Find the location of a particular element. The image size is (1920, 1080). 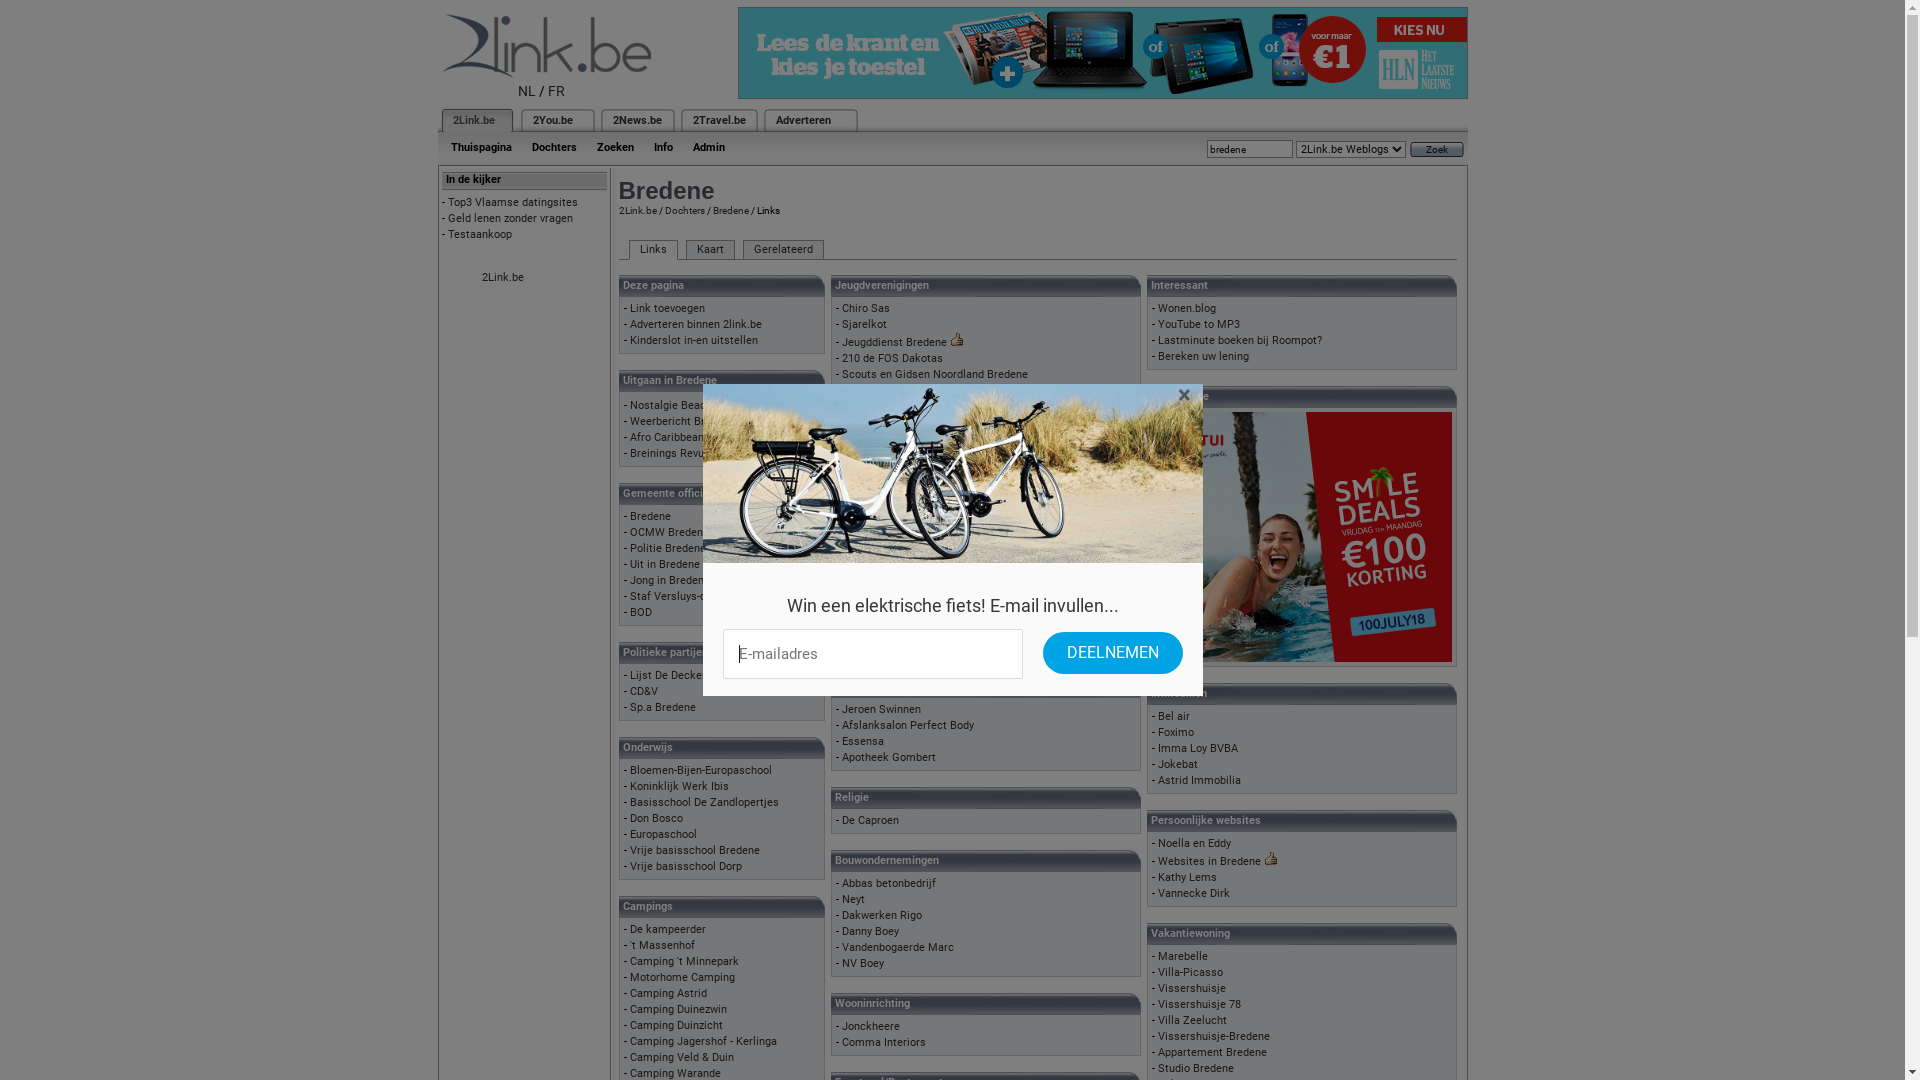

'FR' is located at coordinates (556, 91).